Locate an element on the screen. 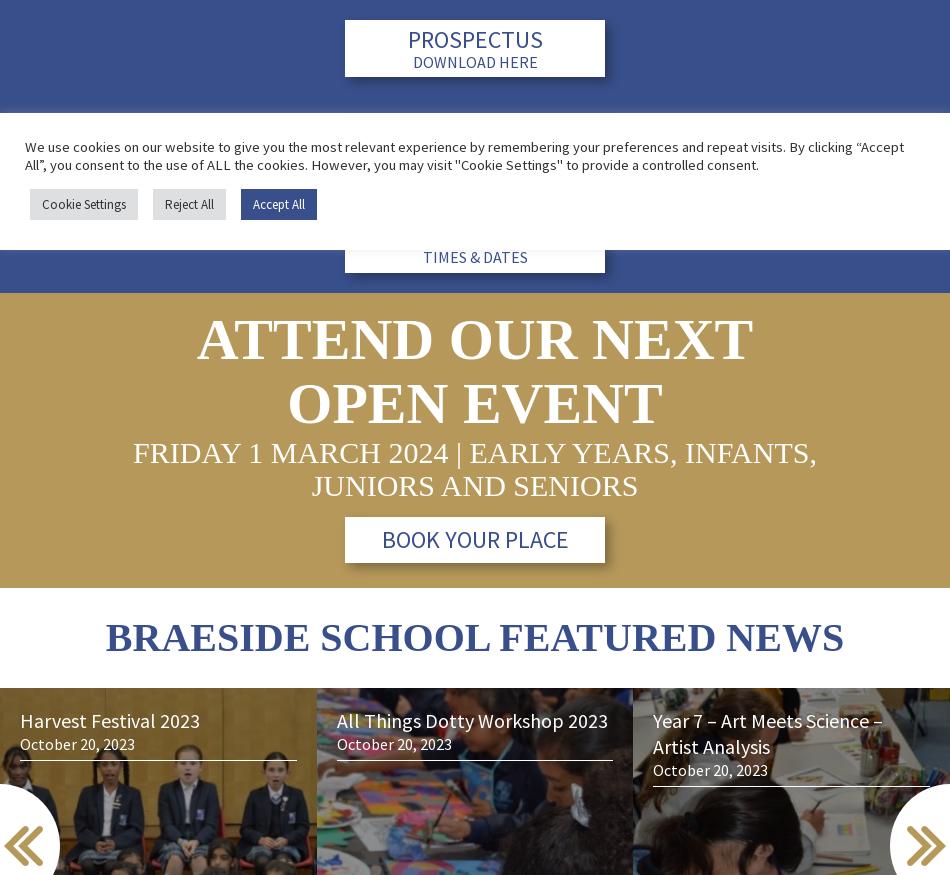  'Cookie Settings' is located at coordinates (83, 204).